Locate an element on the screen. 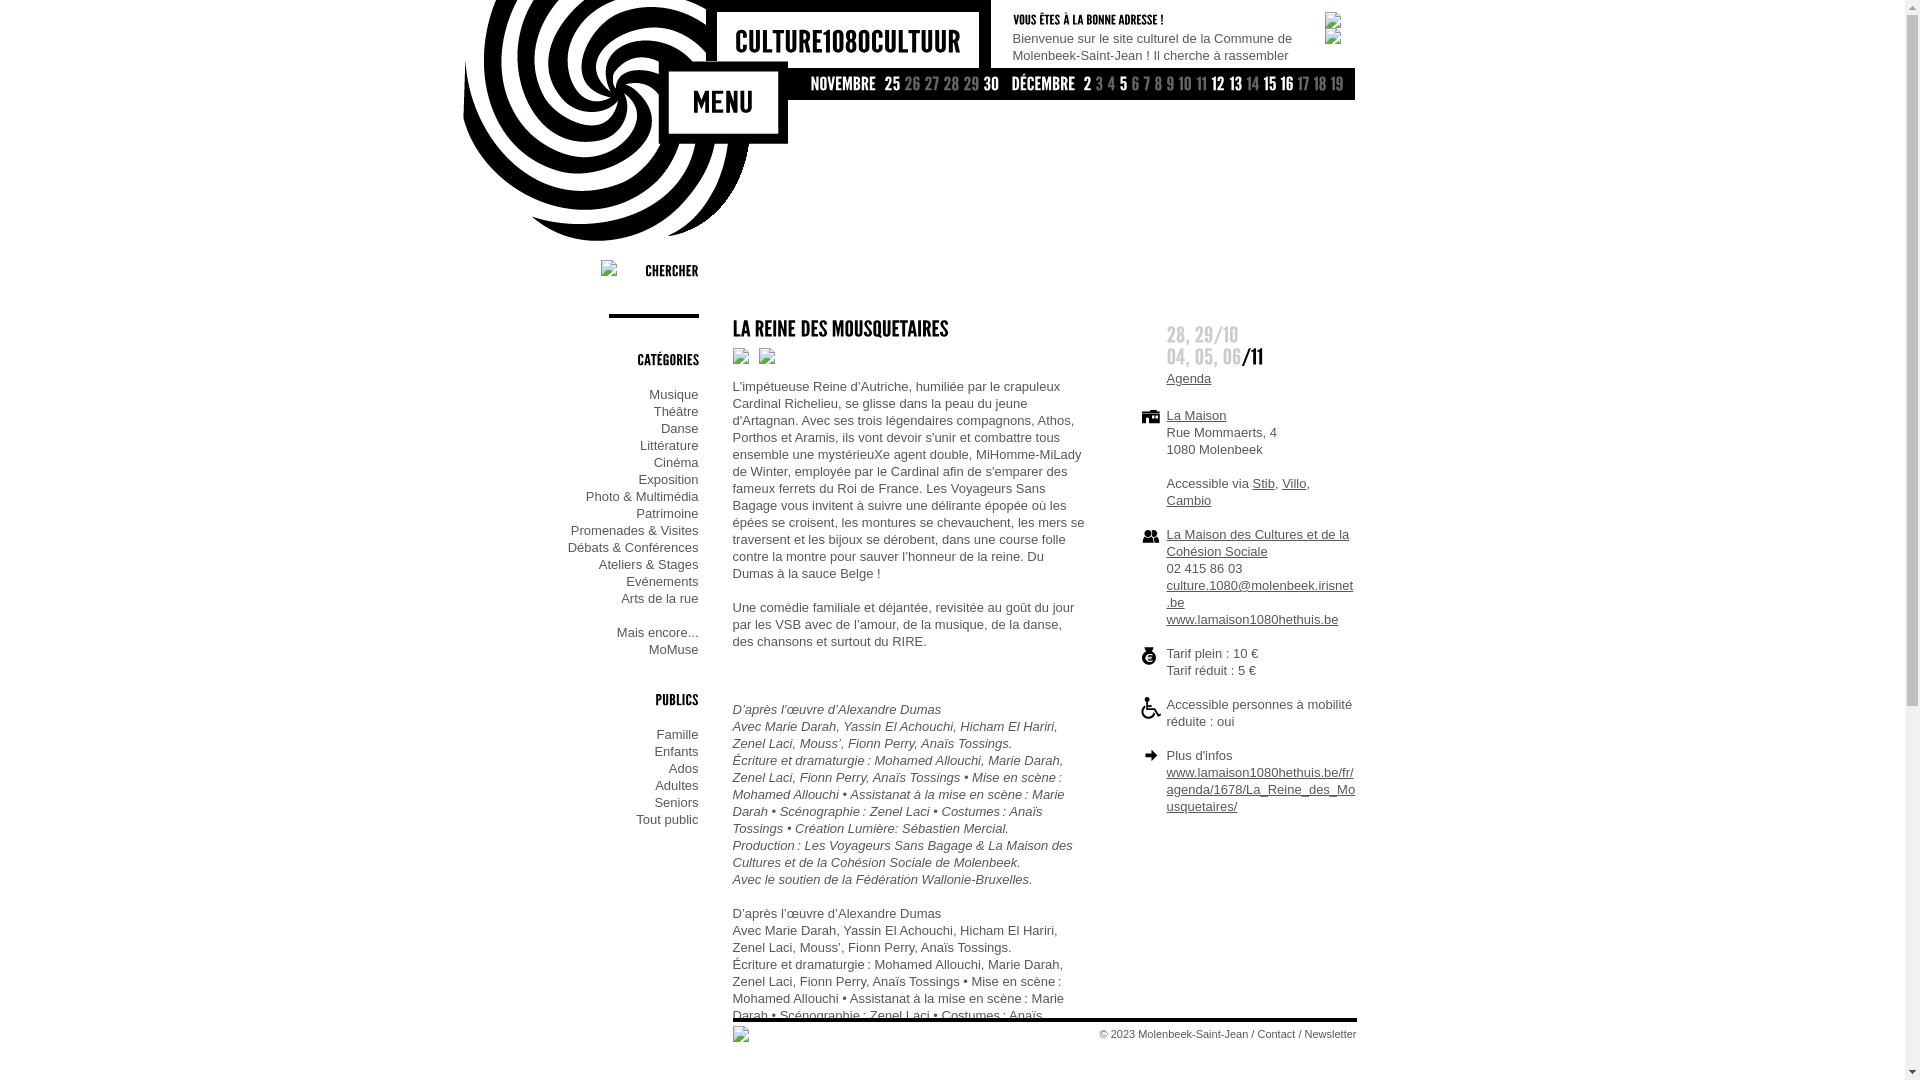 This screenshot has width=1920, height=1080. 'Tout public' is located at coordinates (579, 819).